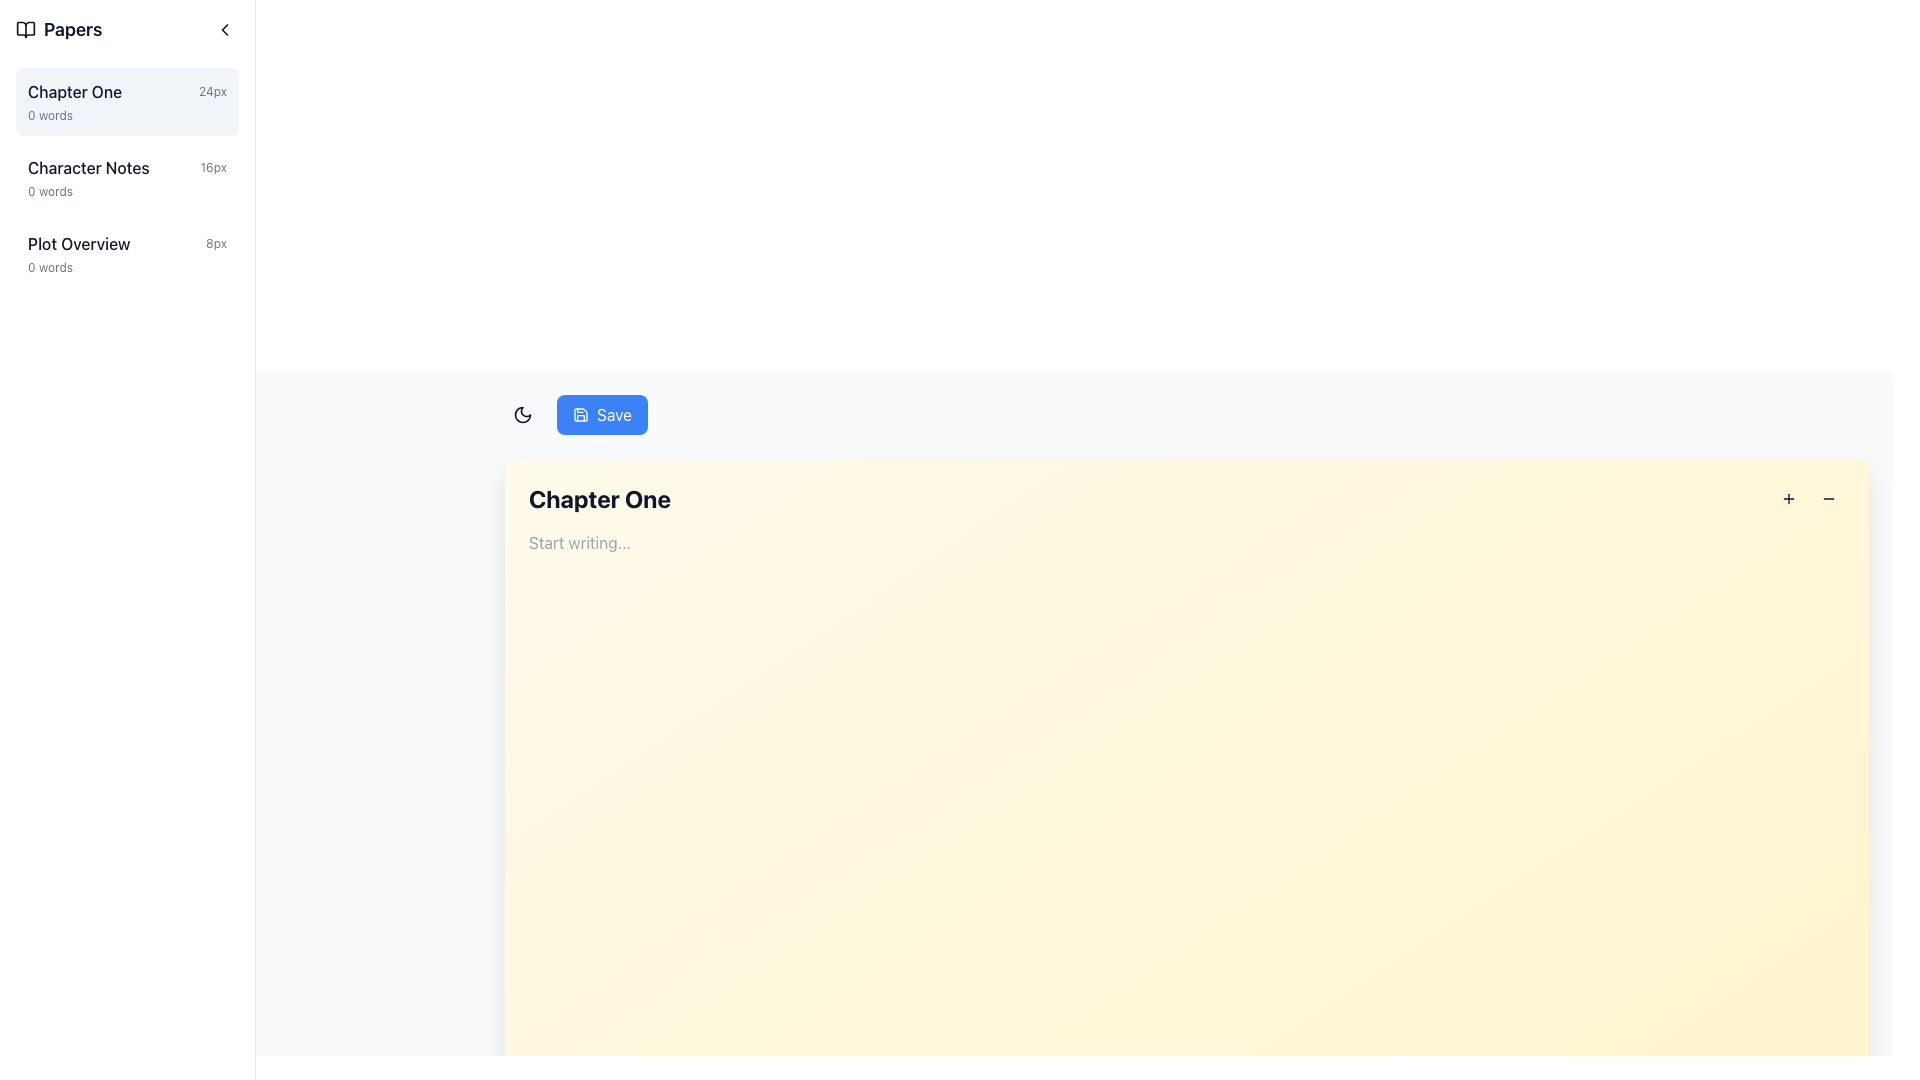 This screenshot has height=1080, width=1920. I want to click on the second navigational card labeled 'Character Notes' in the list under the 'Papers' heading, so click(126, 176).